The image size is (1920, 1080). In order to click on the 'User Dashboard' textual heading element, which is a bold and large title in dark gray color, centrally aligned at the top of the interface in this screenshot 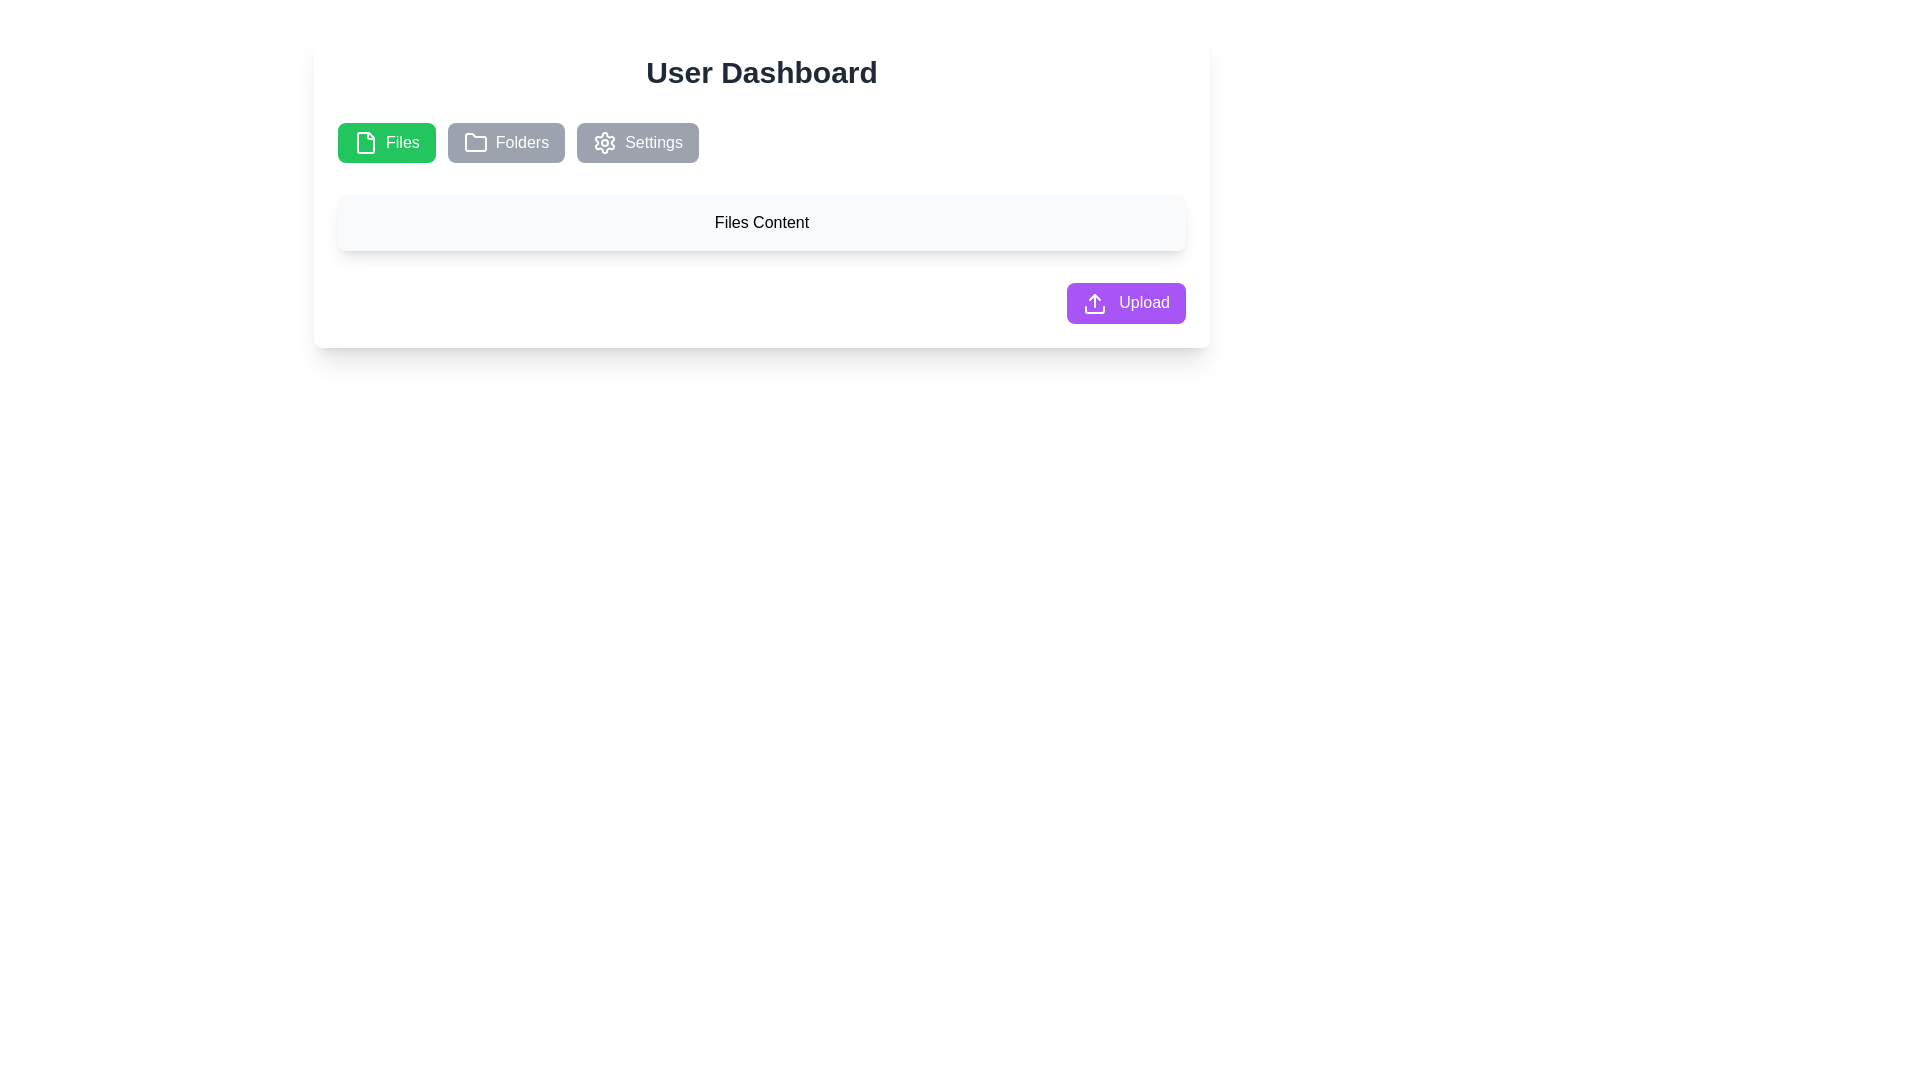, I will do `click(761, 72)`.